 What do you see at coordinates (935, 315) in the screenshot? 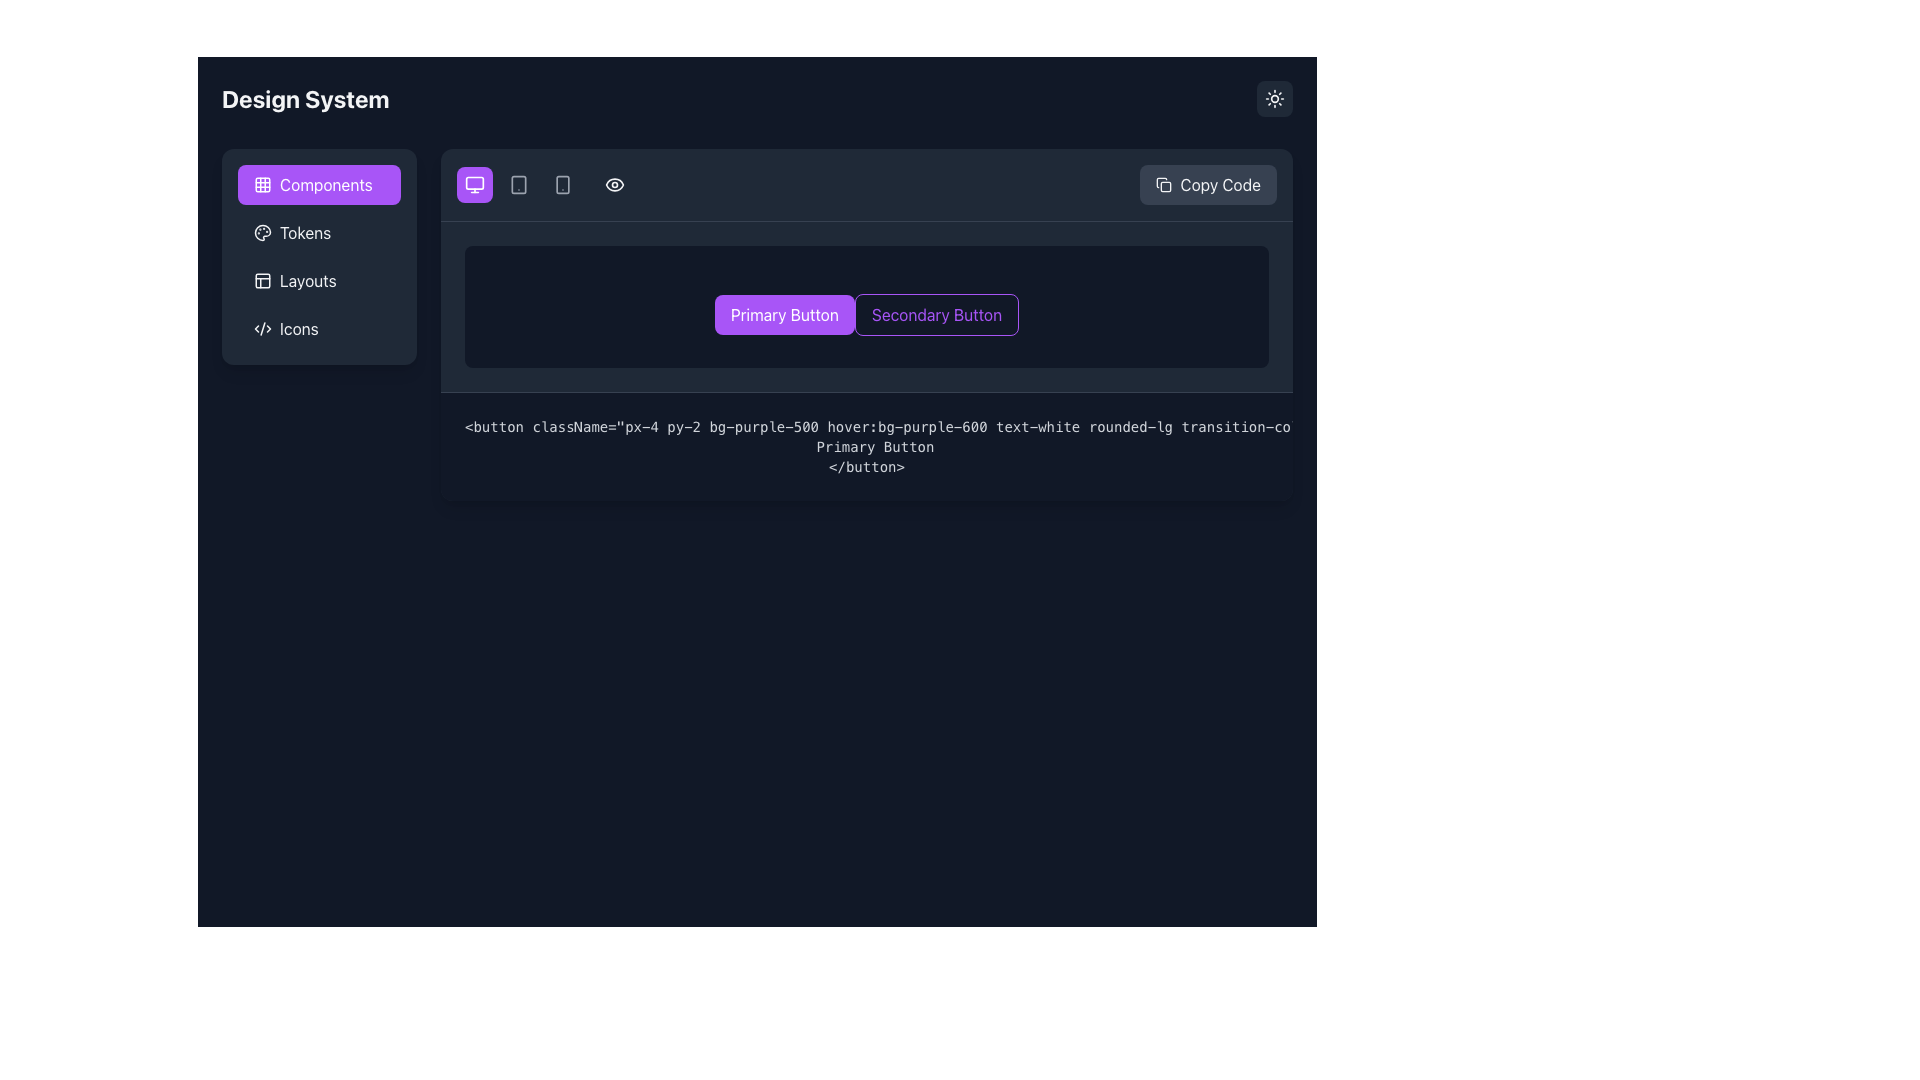
I see `the 'Secondary Button', which is a rectangular button with a purple border and white background, located slightly to the right of the 'Primary Button'` at bounding box center [935, 315].